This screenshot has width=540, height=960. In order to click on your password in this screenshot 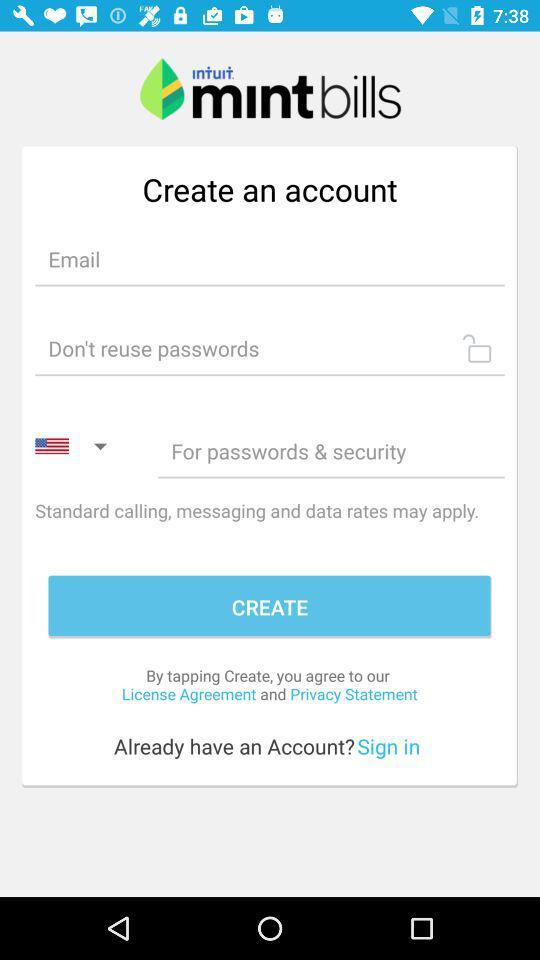, I will do `click(270, 348)`.